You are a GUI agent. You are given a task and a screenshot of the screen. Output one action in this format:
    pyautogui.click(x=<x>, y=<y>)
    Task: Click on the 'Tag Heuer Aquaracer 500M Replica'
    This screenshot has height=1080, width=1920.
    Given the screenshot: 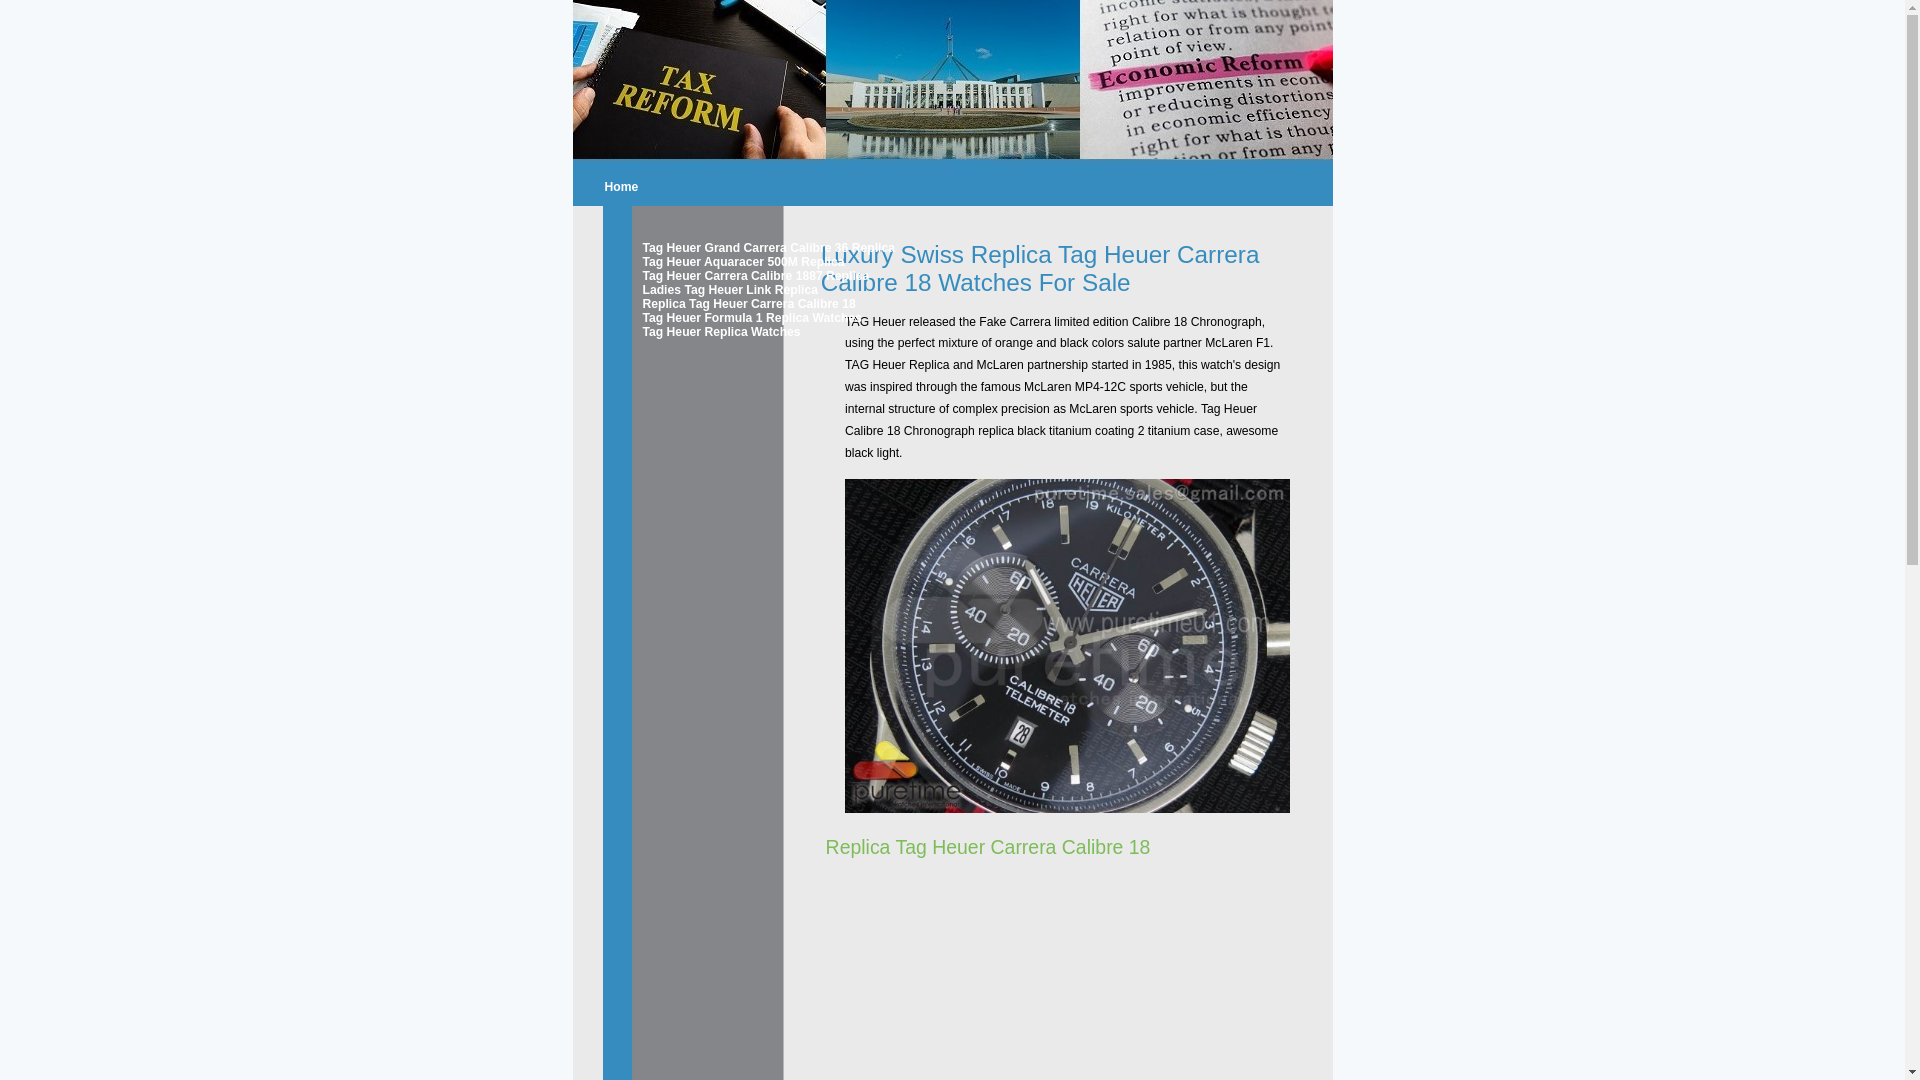 What is the action you would take?
    pyautogui.click(x=711, y=261)
    